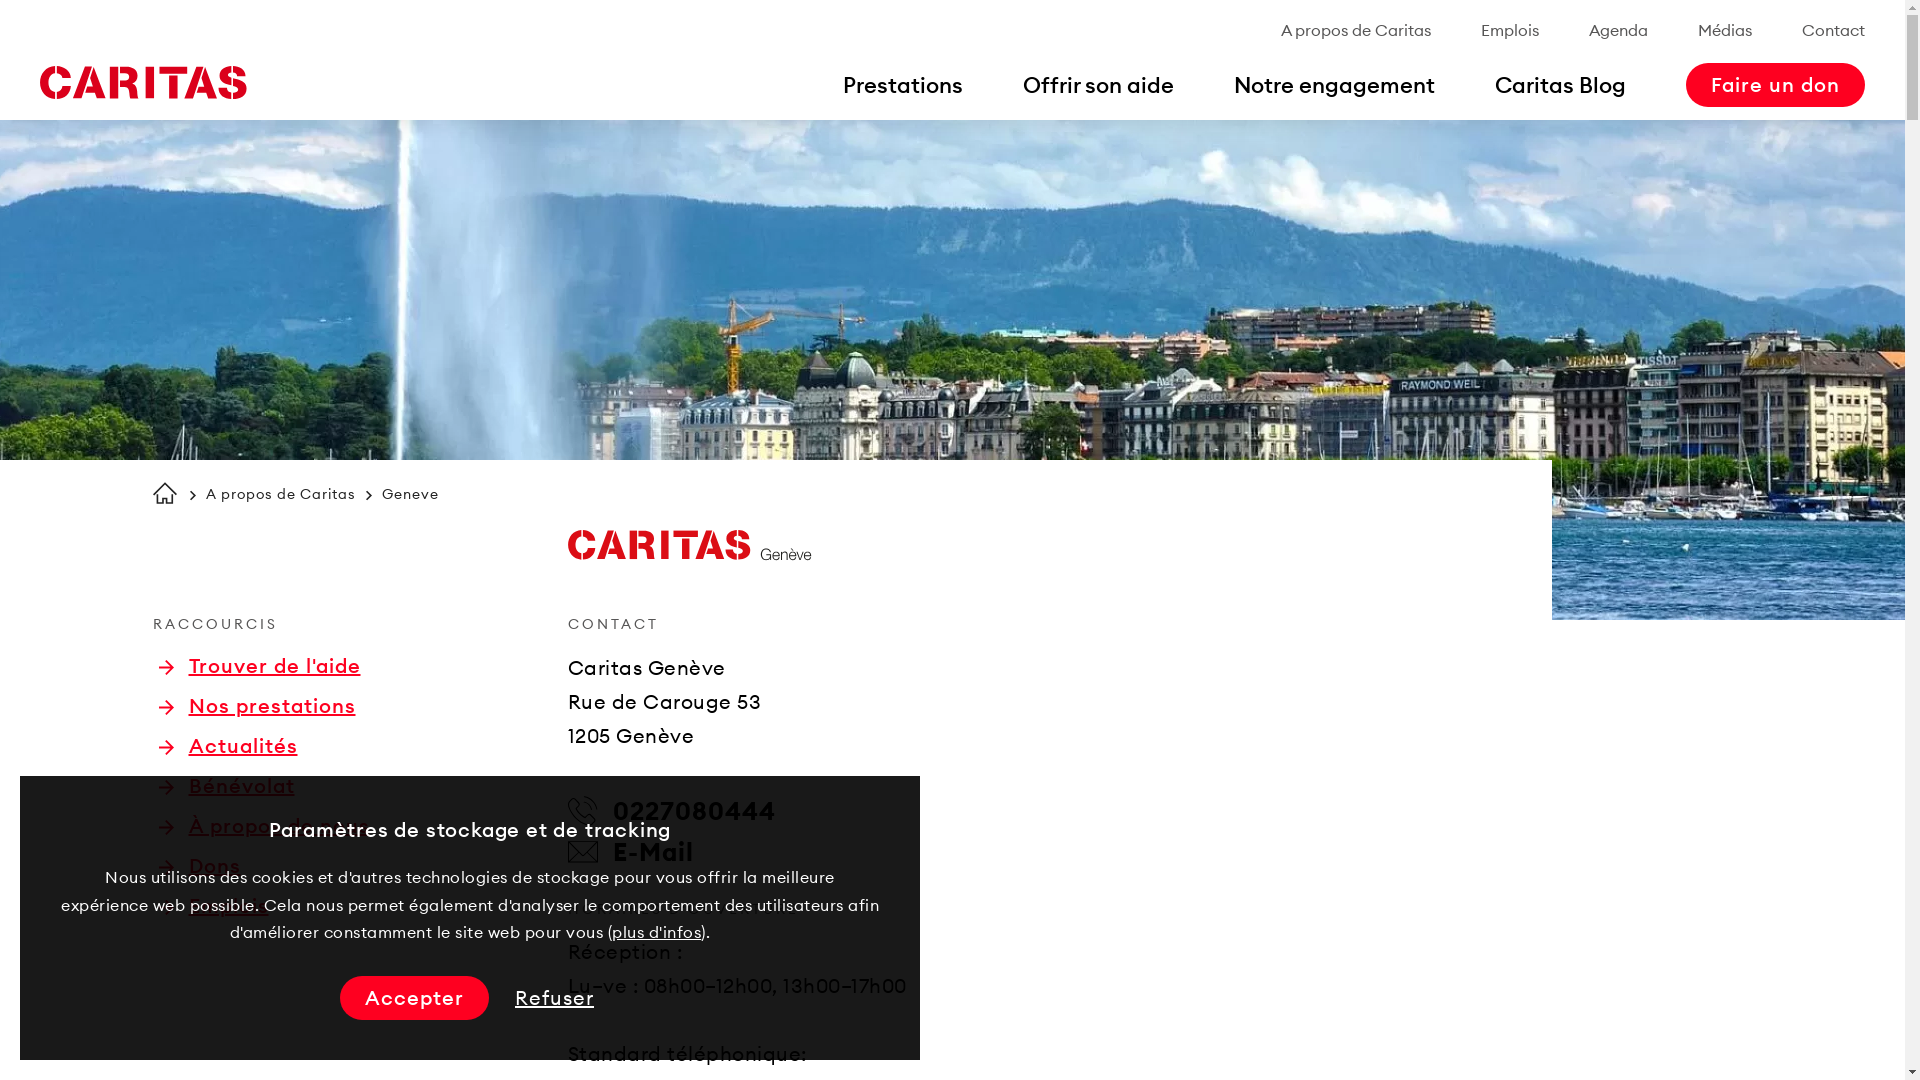 This screenshot has height=1080, width=1920. What do you see at coordinates (198, 865) in the screenshot?
I see `'Dons'` at bounding box center [198, 865].